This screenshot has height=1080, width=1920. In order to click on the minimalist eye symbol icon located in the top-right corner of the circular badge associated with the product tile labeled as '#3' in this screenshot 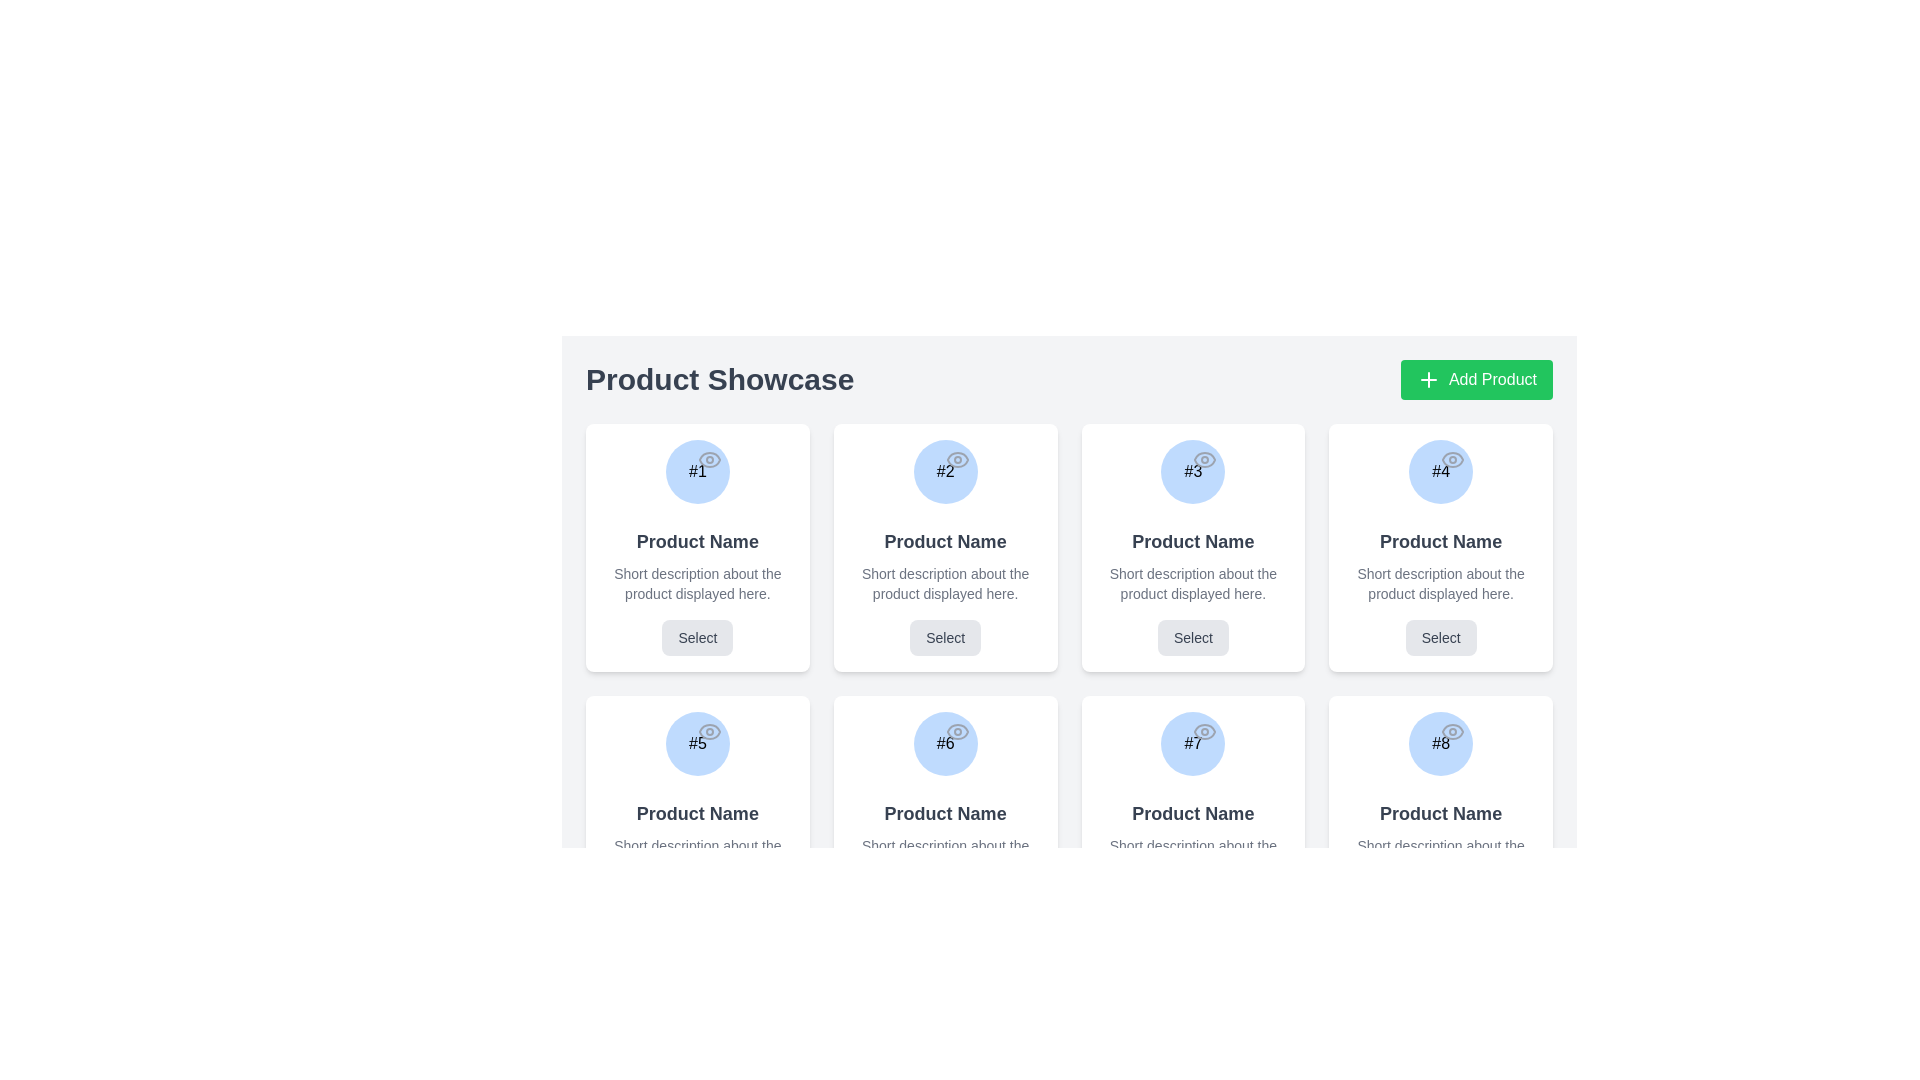, I will do `click(1204, 459)`.